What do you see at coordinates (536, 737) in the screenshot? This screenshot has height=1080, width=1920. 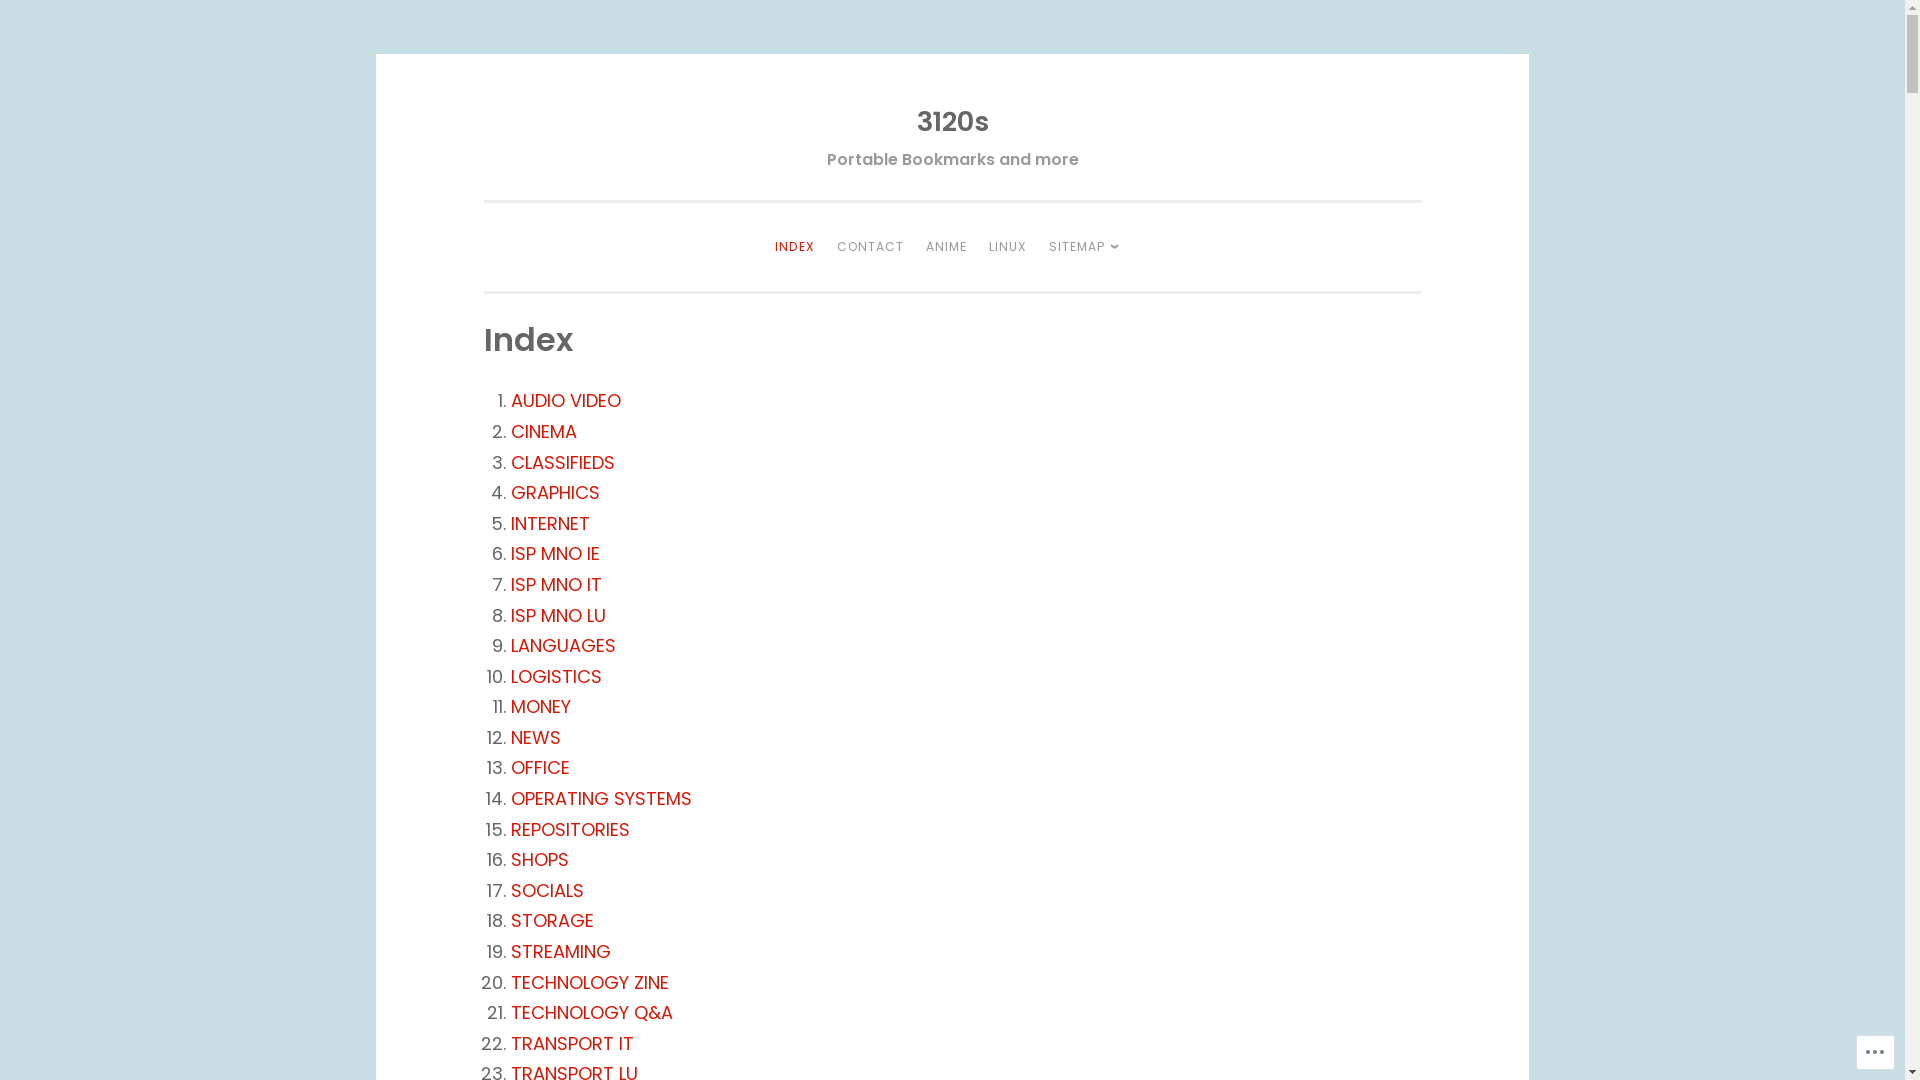 I see `'NEWS'` at bounding box center [536, 737].